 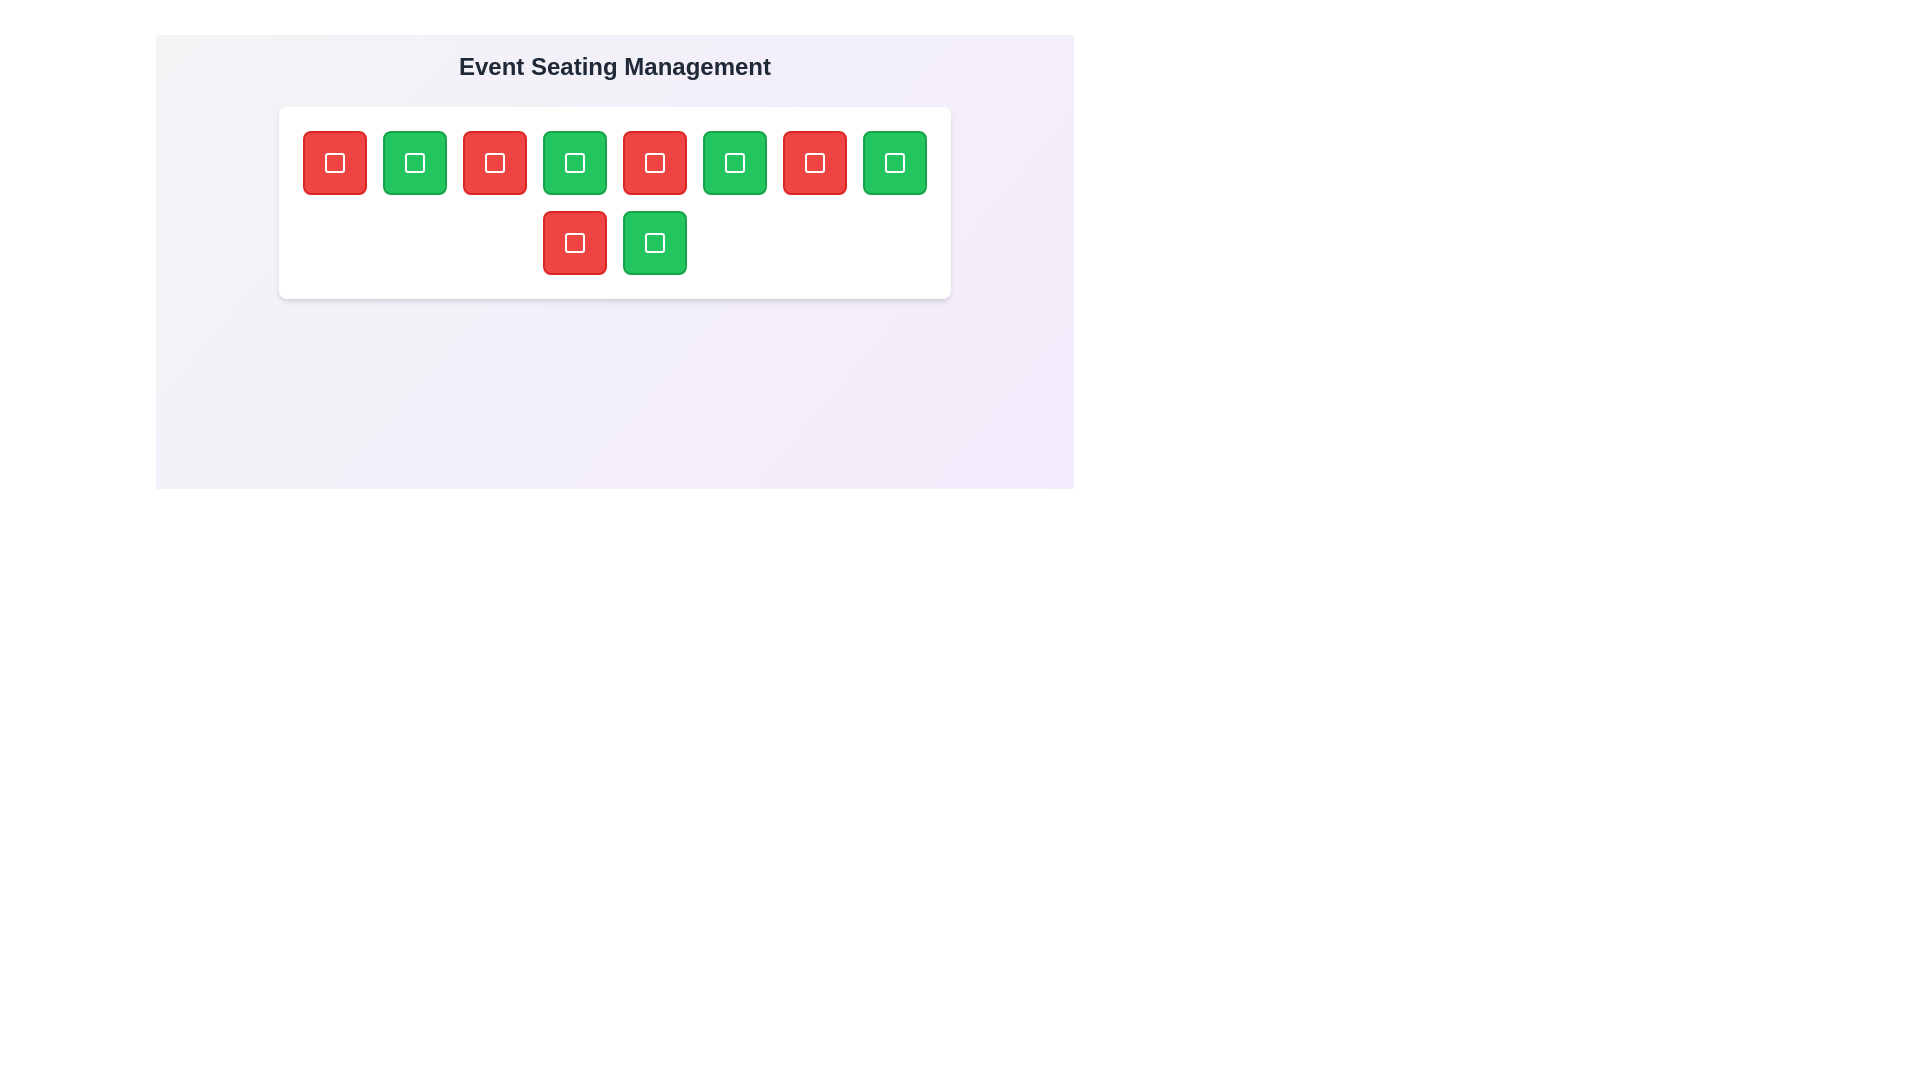 What do you see at coordinates (654, 161) in the screenshot?
I see `the SVG rectangle with rounded corners located in the fourth square from the left in the top row under 'Event Seating Management'` at bounding box center [654, 161].